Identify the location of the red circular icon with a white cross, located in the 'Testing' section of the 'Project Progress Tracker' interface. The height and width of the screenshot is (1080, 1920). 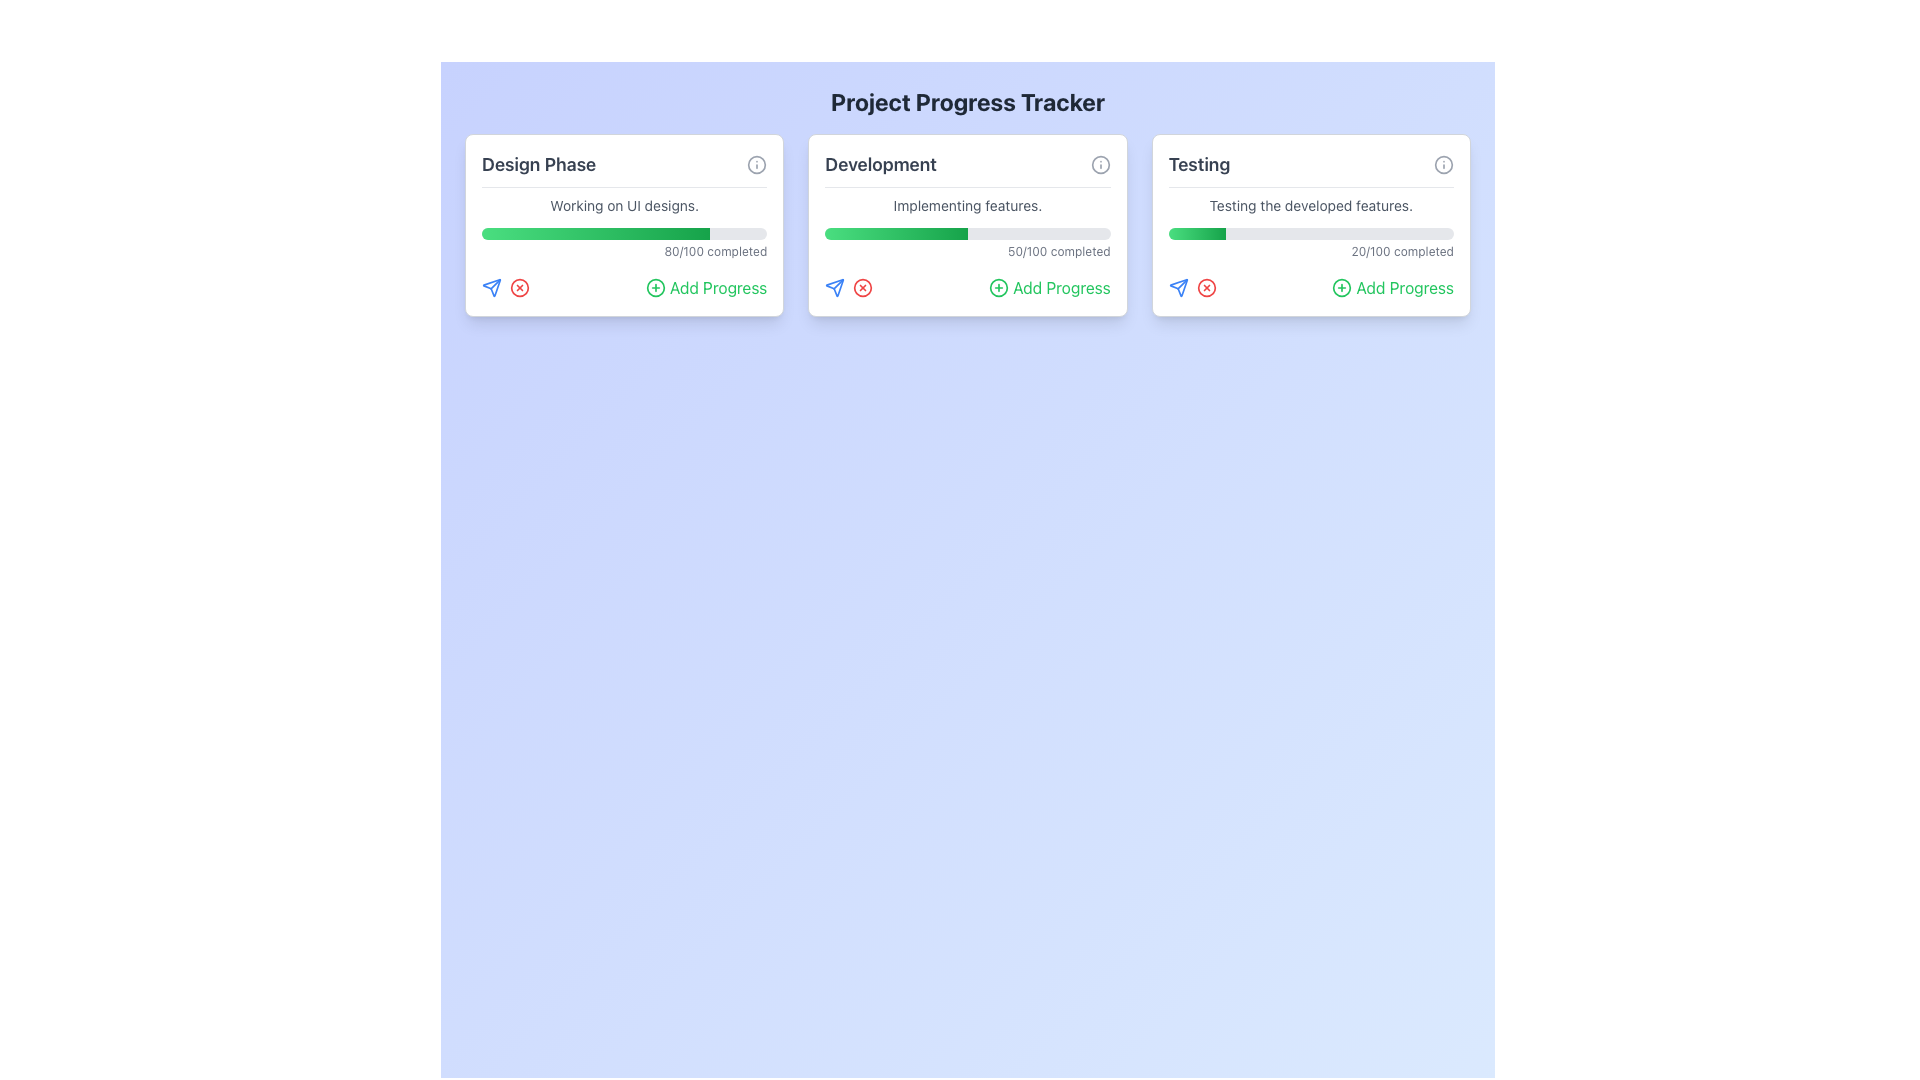
(1205, 288).